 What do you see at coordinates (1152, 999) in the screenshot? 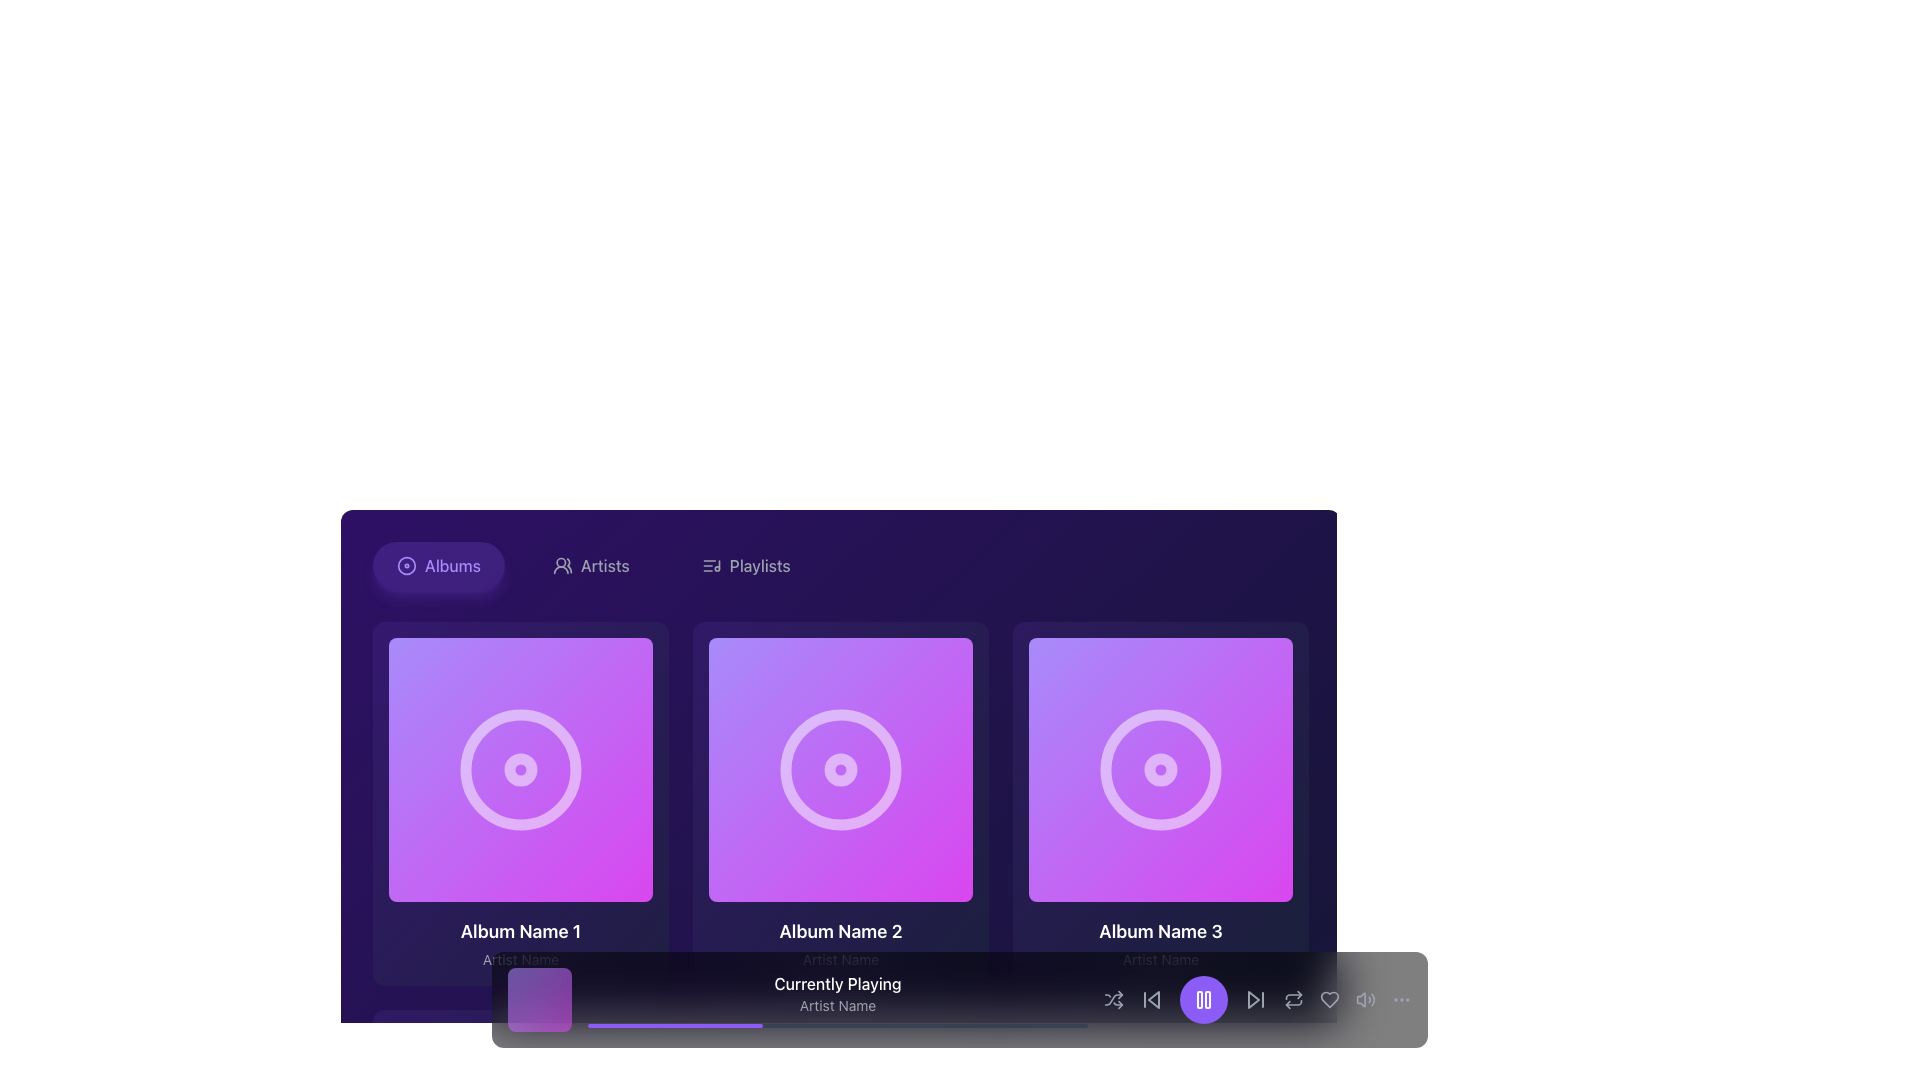
I see `the navigation button located in the bottom center control panel, specifically to the left of the large purple play/pause button, which is the third interactive icon from the left` at bounding box center [1152, 999].